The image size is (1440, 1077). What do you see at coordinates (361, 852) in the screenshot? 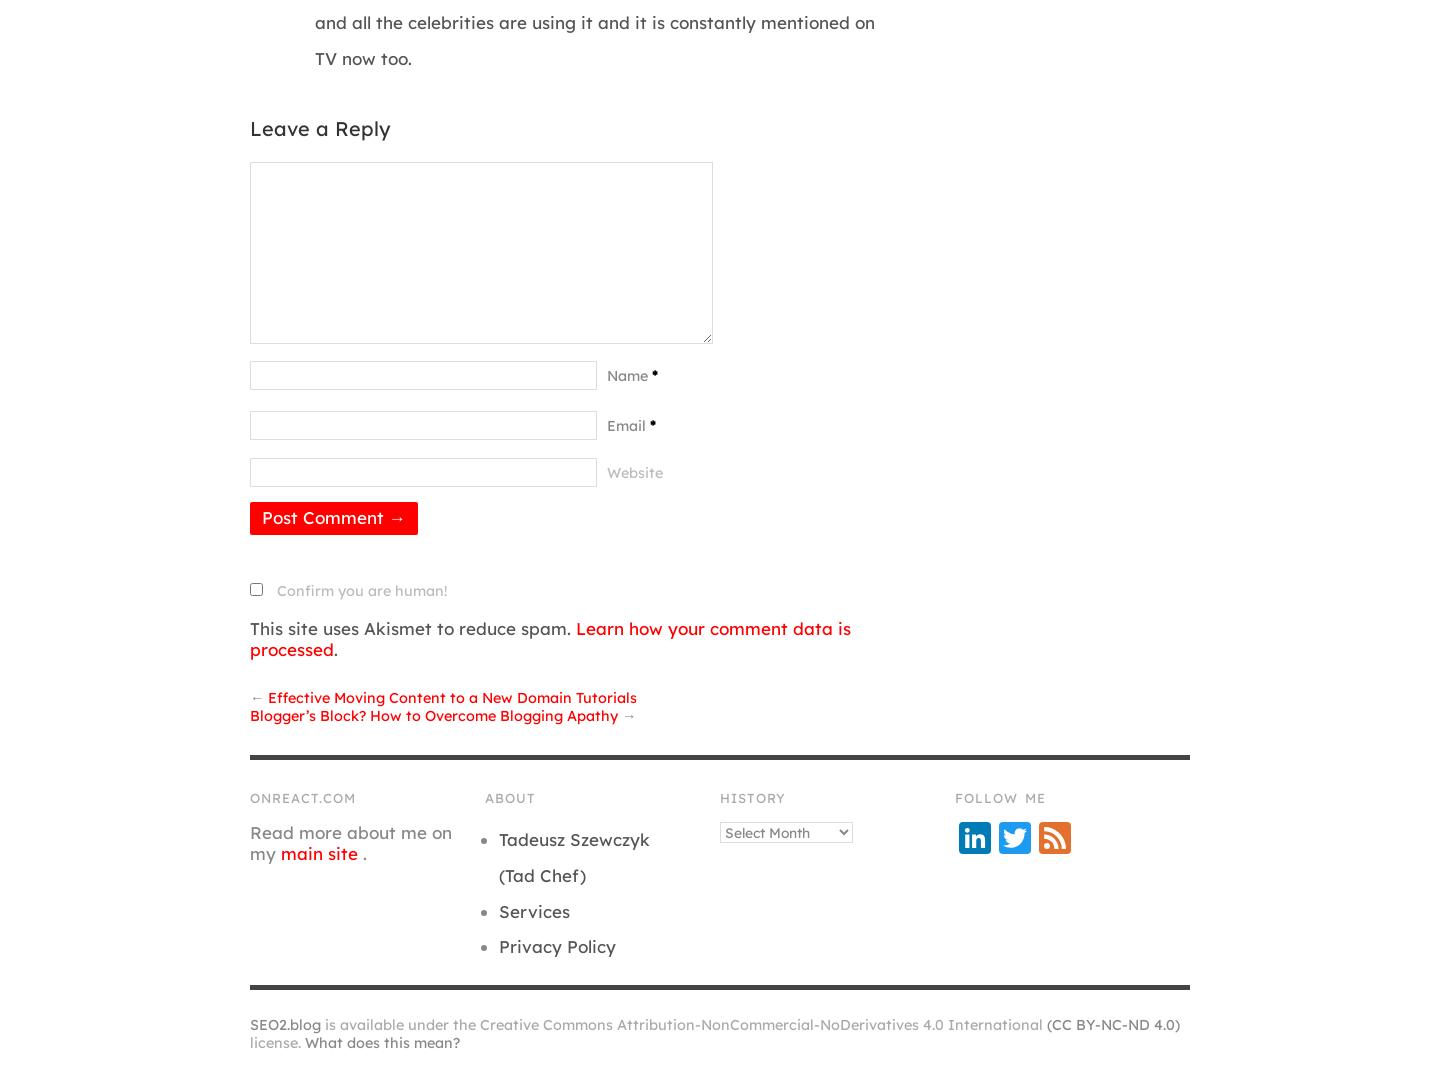
I see `'.'` at bounding box center [361, 852].